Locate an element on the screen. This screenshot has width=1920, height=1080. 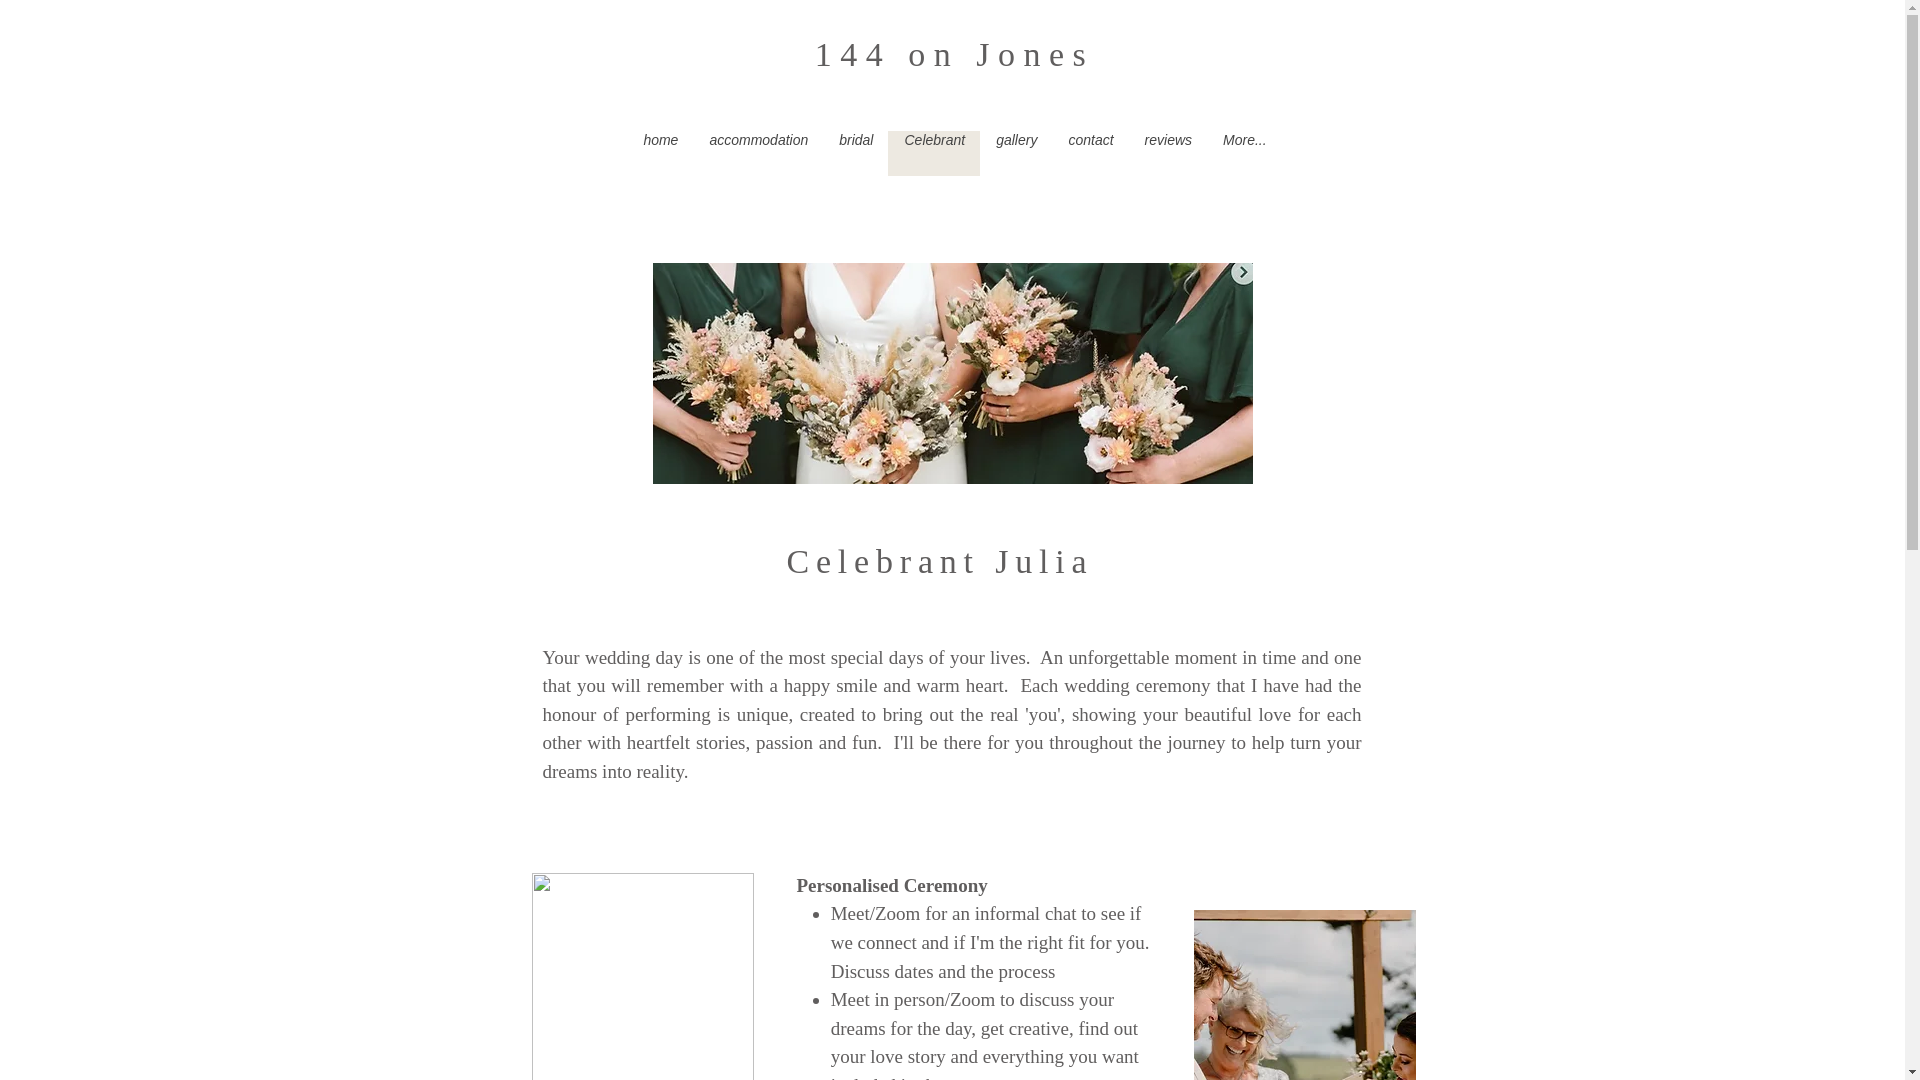
'home' is located at coordinates (660, 152).